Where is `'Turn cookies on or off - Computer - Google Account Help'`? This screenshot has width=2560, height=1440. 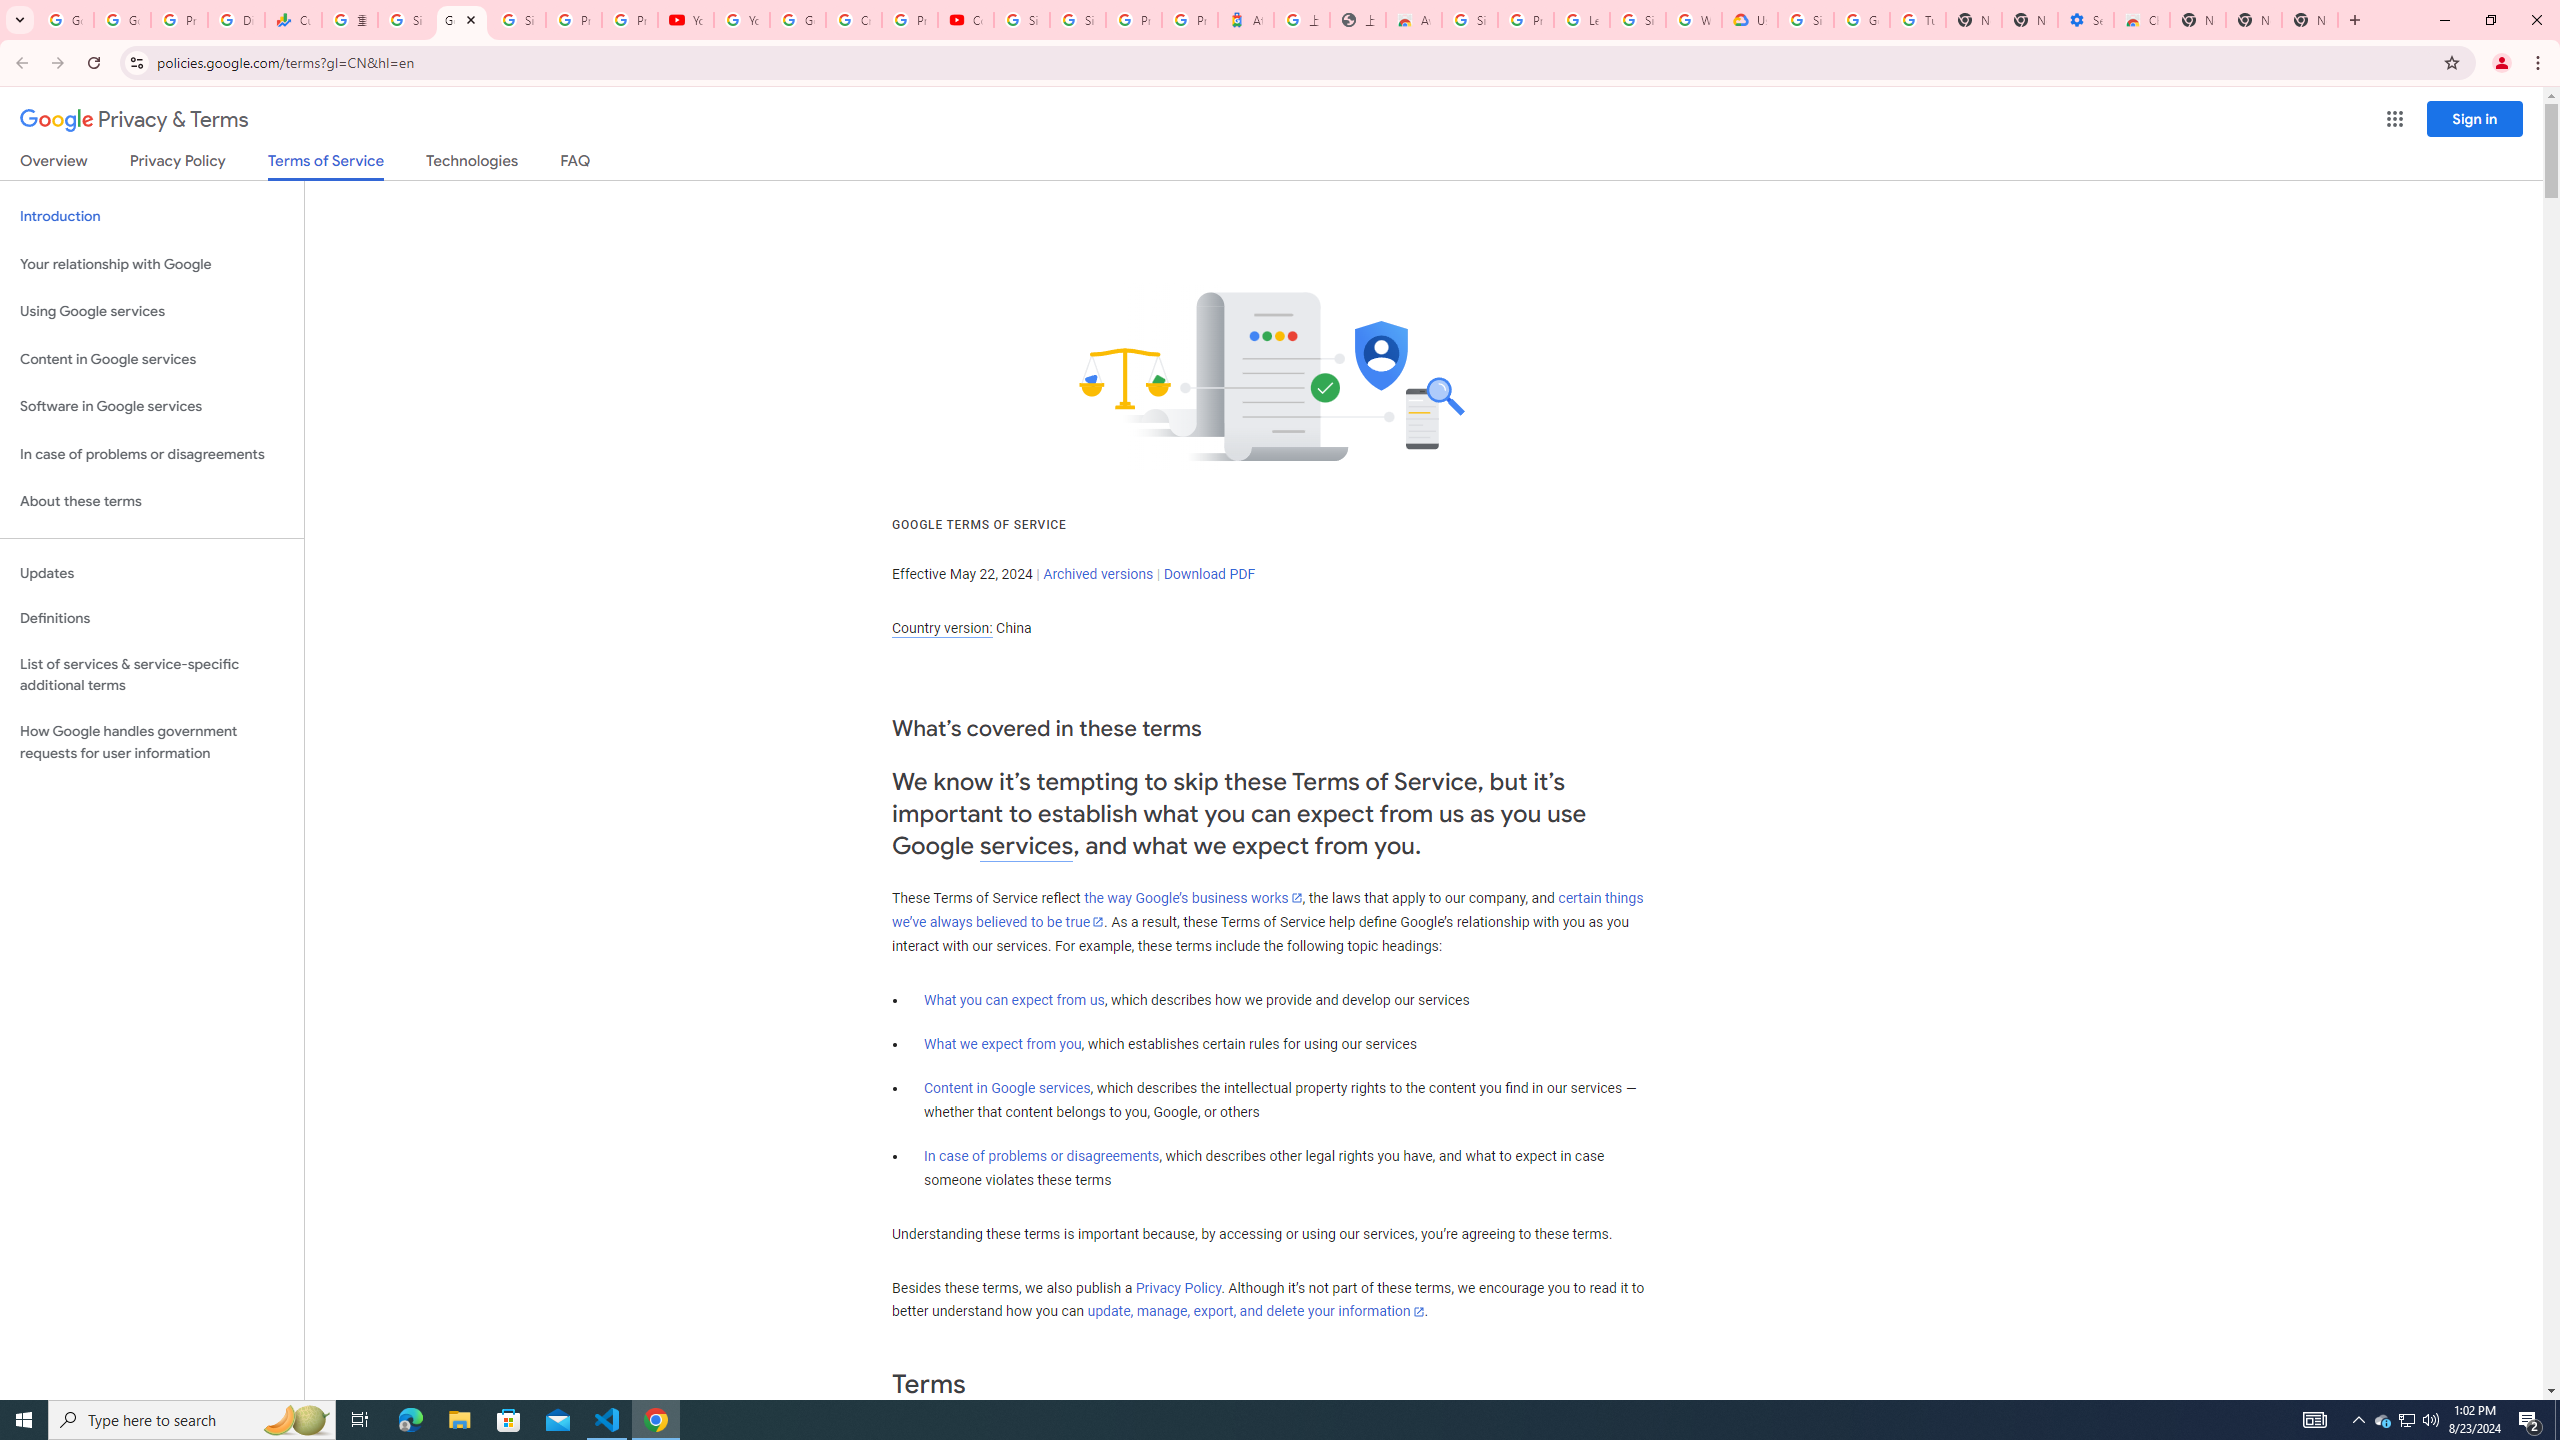
'Turn cookies on or off - Computer - Google Account Help' is located at coordinates (1917, 19).